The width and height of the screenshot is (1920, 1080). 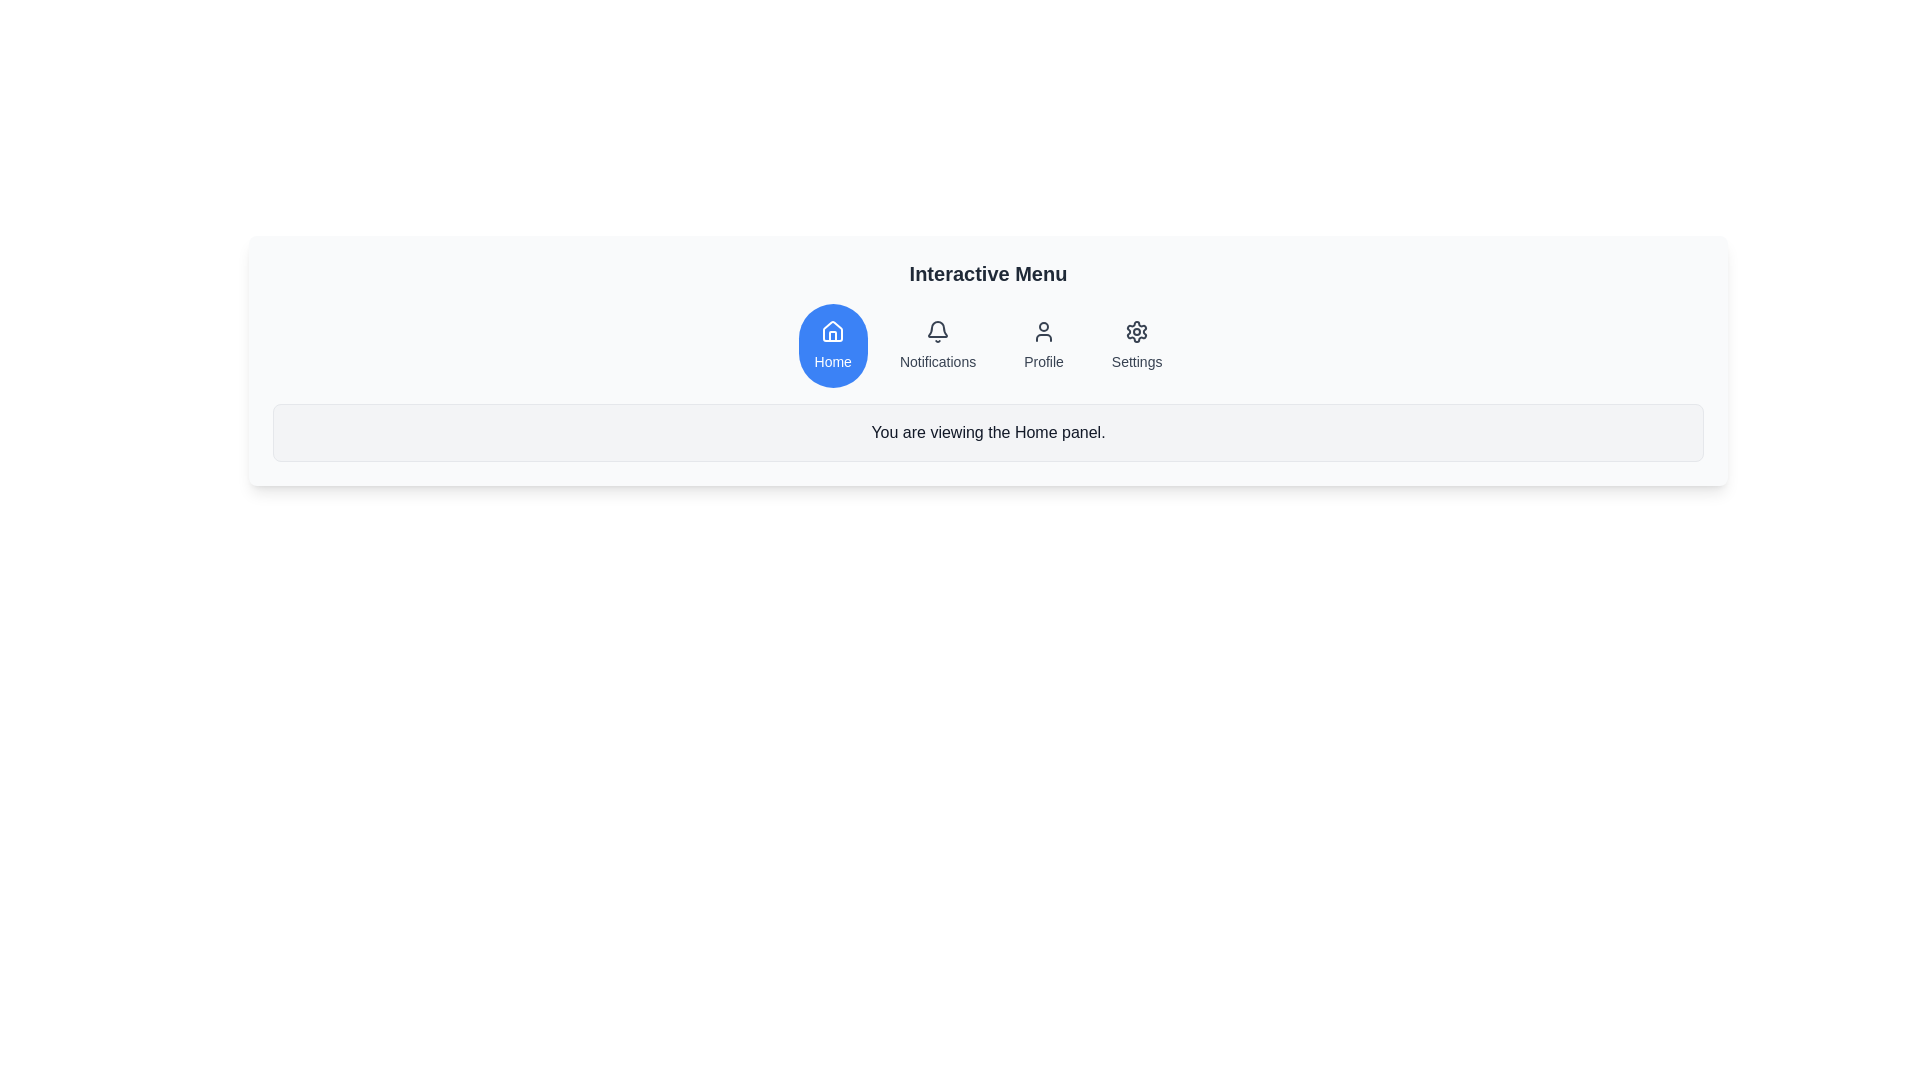 What do you see at coordinates (1043, 330) in the screenshot?
I see `the Profile icon in the menu bar` at bounding box center [1043, 330].